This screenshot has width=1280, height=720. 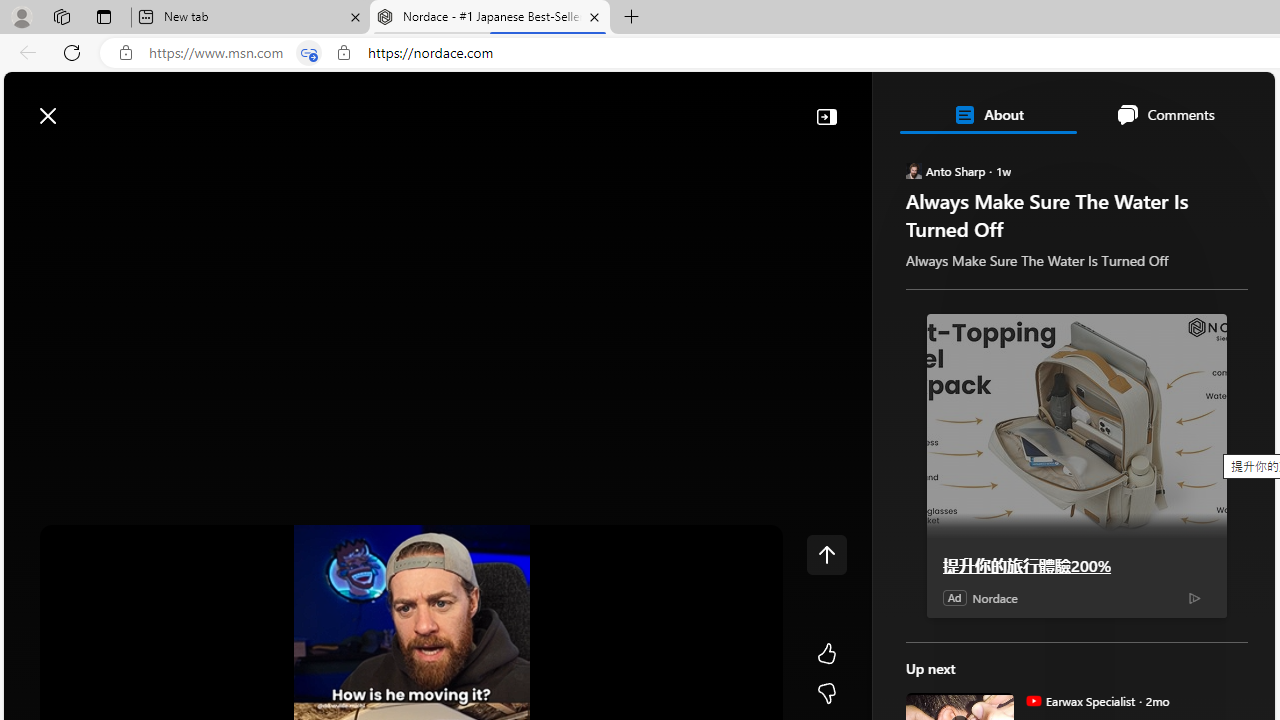 I want to click on 'About', so click(x=987, y=114).